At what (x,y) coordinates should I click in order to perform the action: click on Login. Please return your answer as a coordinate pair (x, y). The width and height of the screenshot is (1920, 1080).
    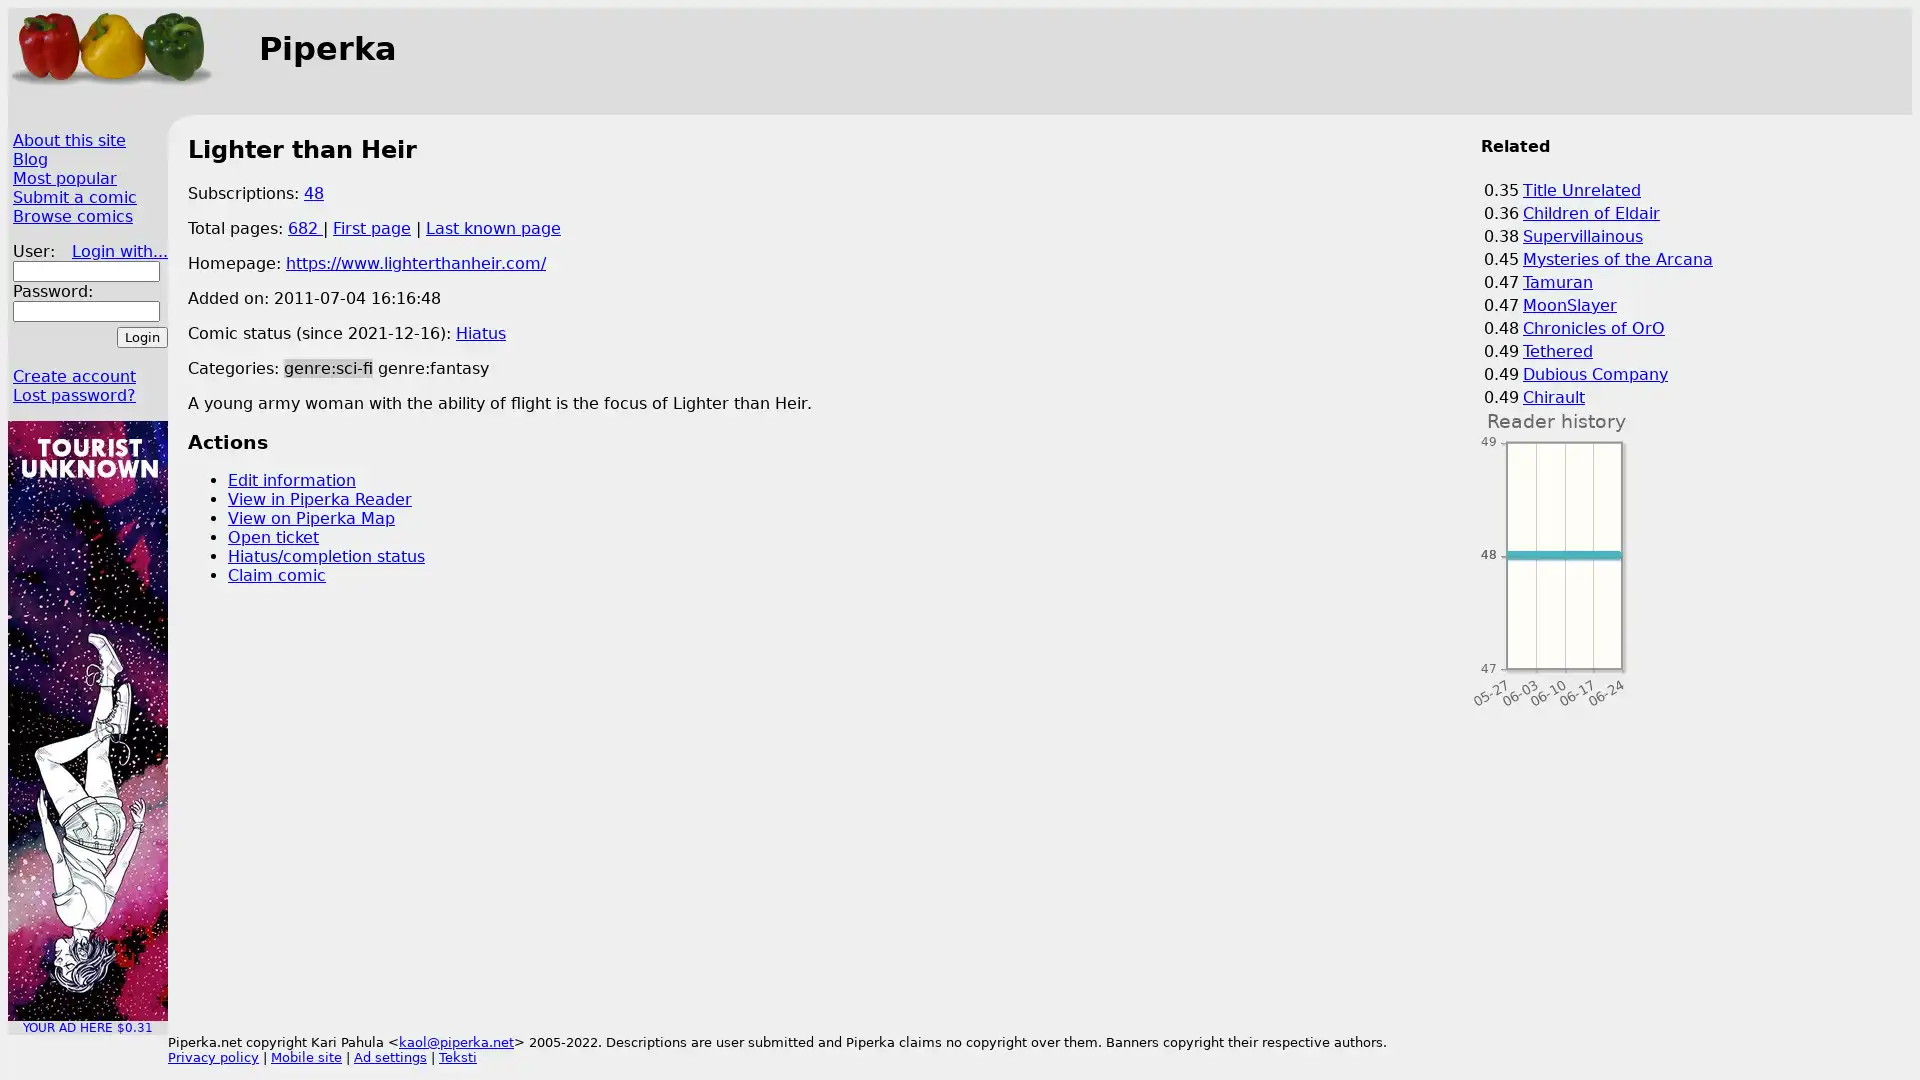
    Looking at the image, I should click on (141, 336).